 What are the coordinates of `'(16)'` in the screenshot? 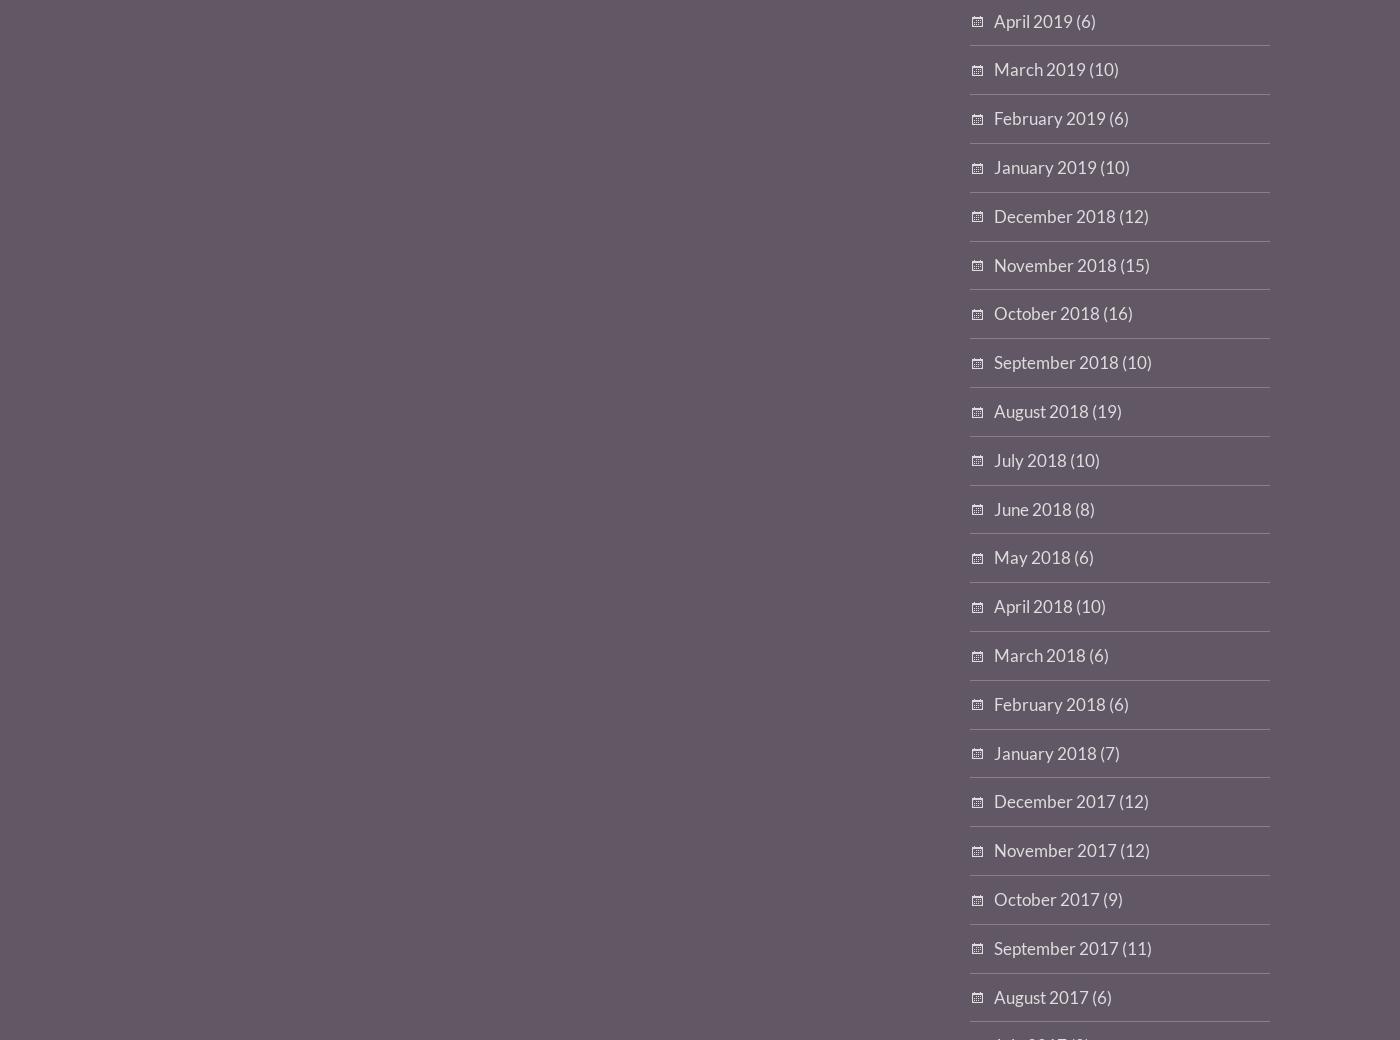 It's located at (1116, 312).